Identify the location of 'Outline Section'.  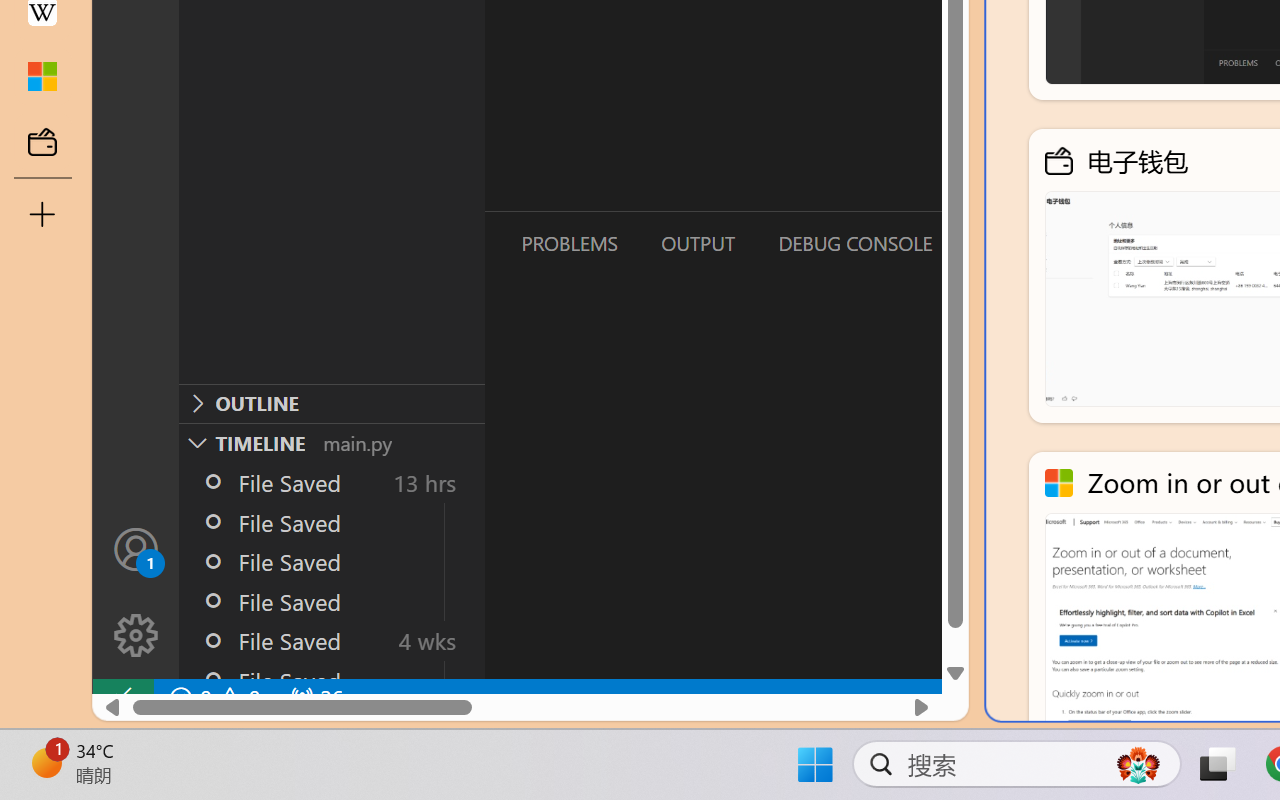
(331, 403).